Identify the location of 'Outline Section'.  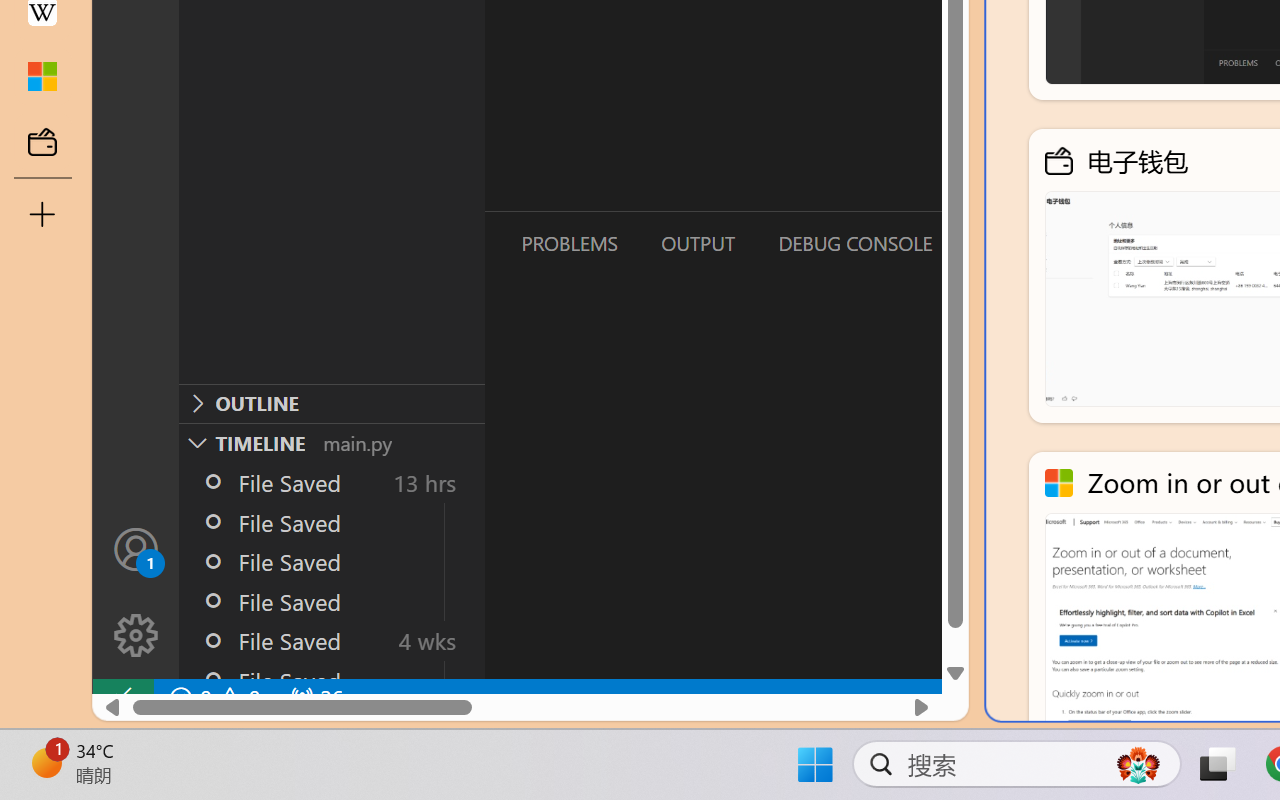
(331, 403).